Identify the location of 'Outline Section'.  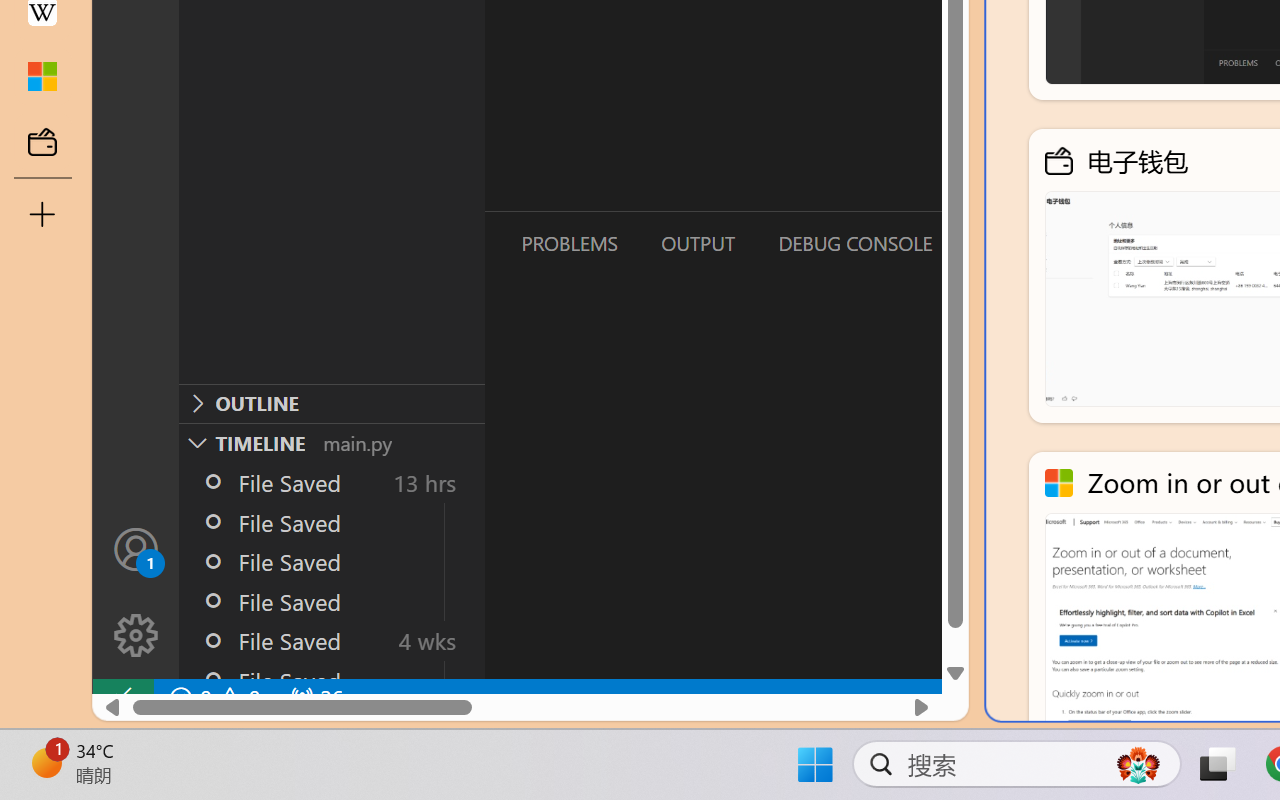
(331, 403).